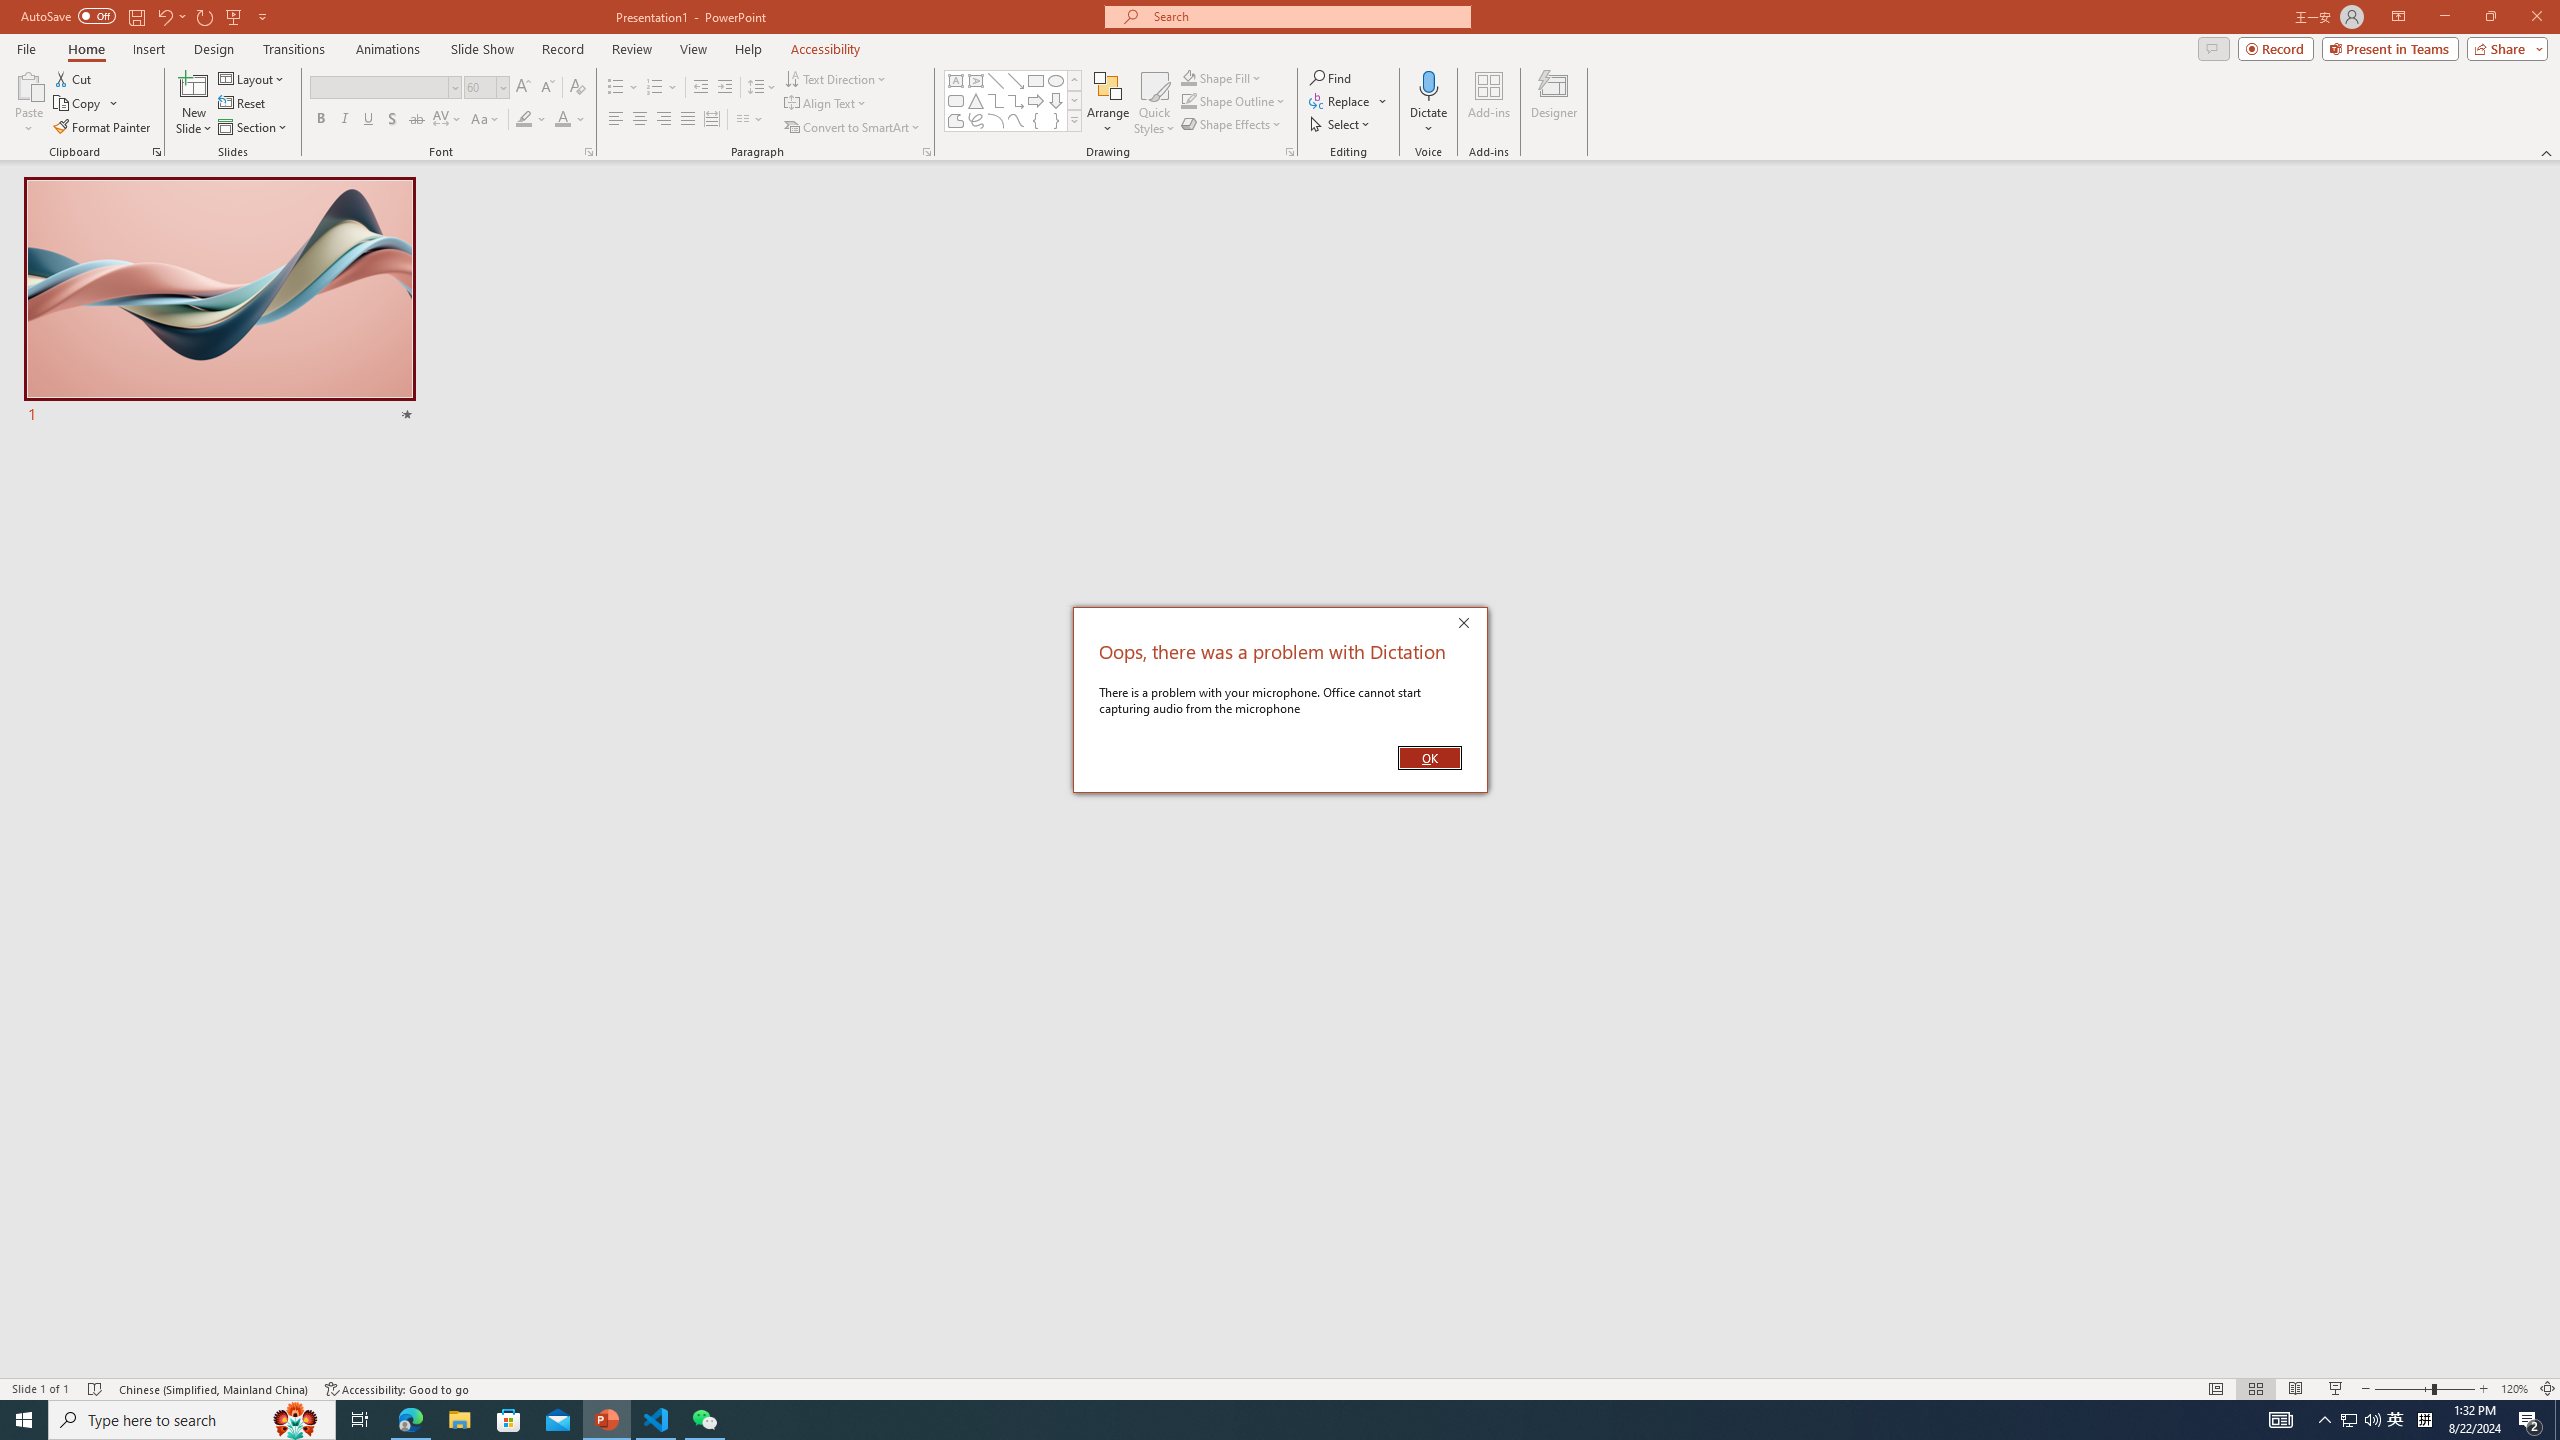  What do you see at coordinates (1189, 77) in the screenshot?
I see `'Shape Fill Orange, Accent 2'` at bounding box center [1189, 77].